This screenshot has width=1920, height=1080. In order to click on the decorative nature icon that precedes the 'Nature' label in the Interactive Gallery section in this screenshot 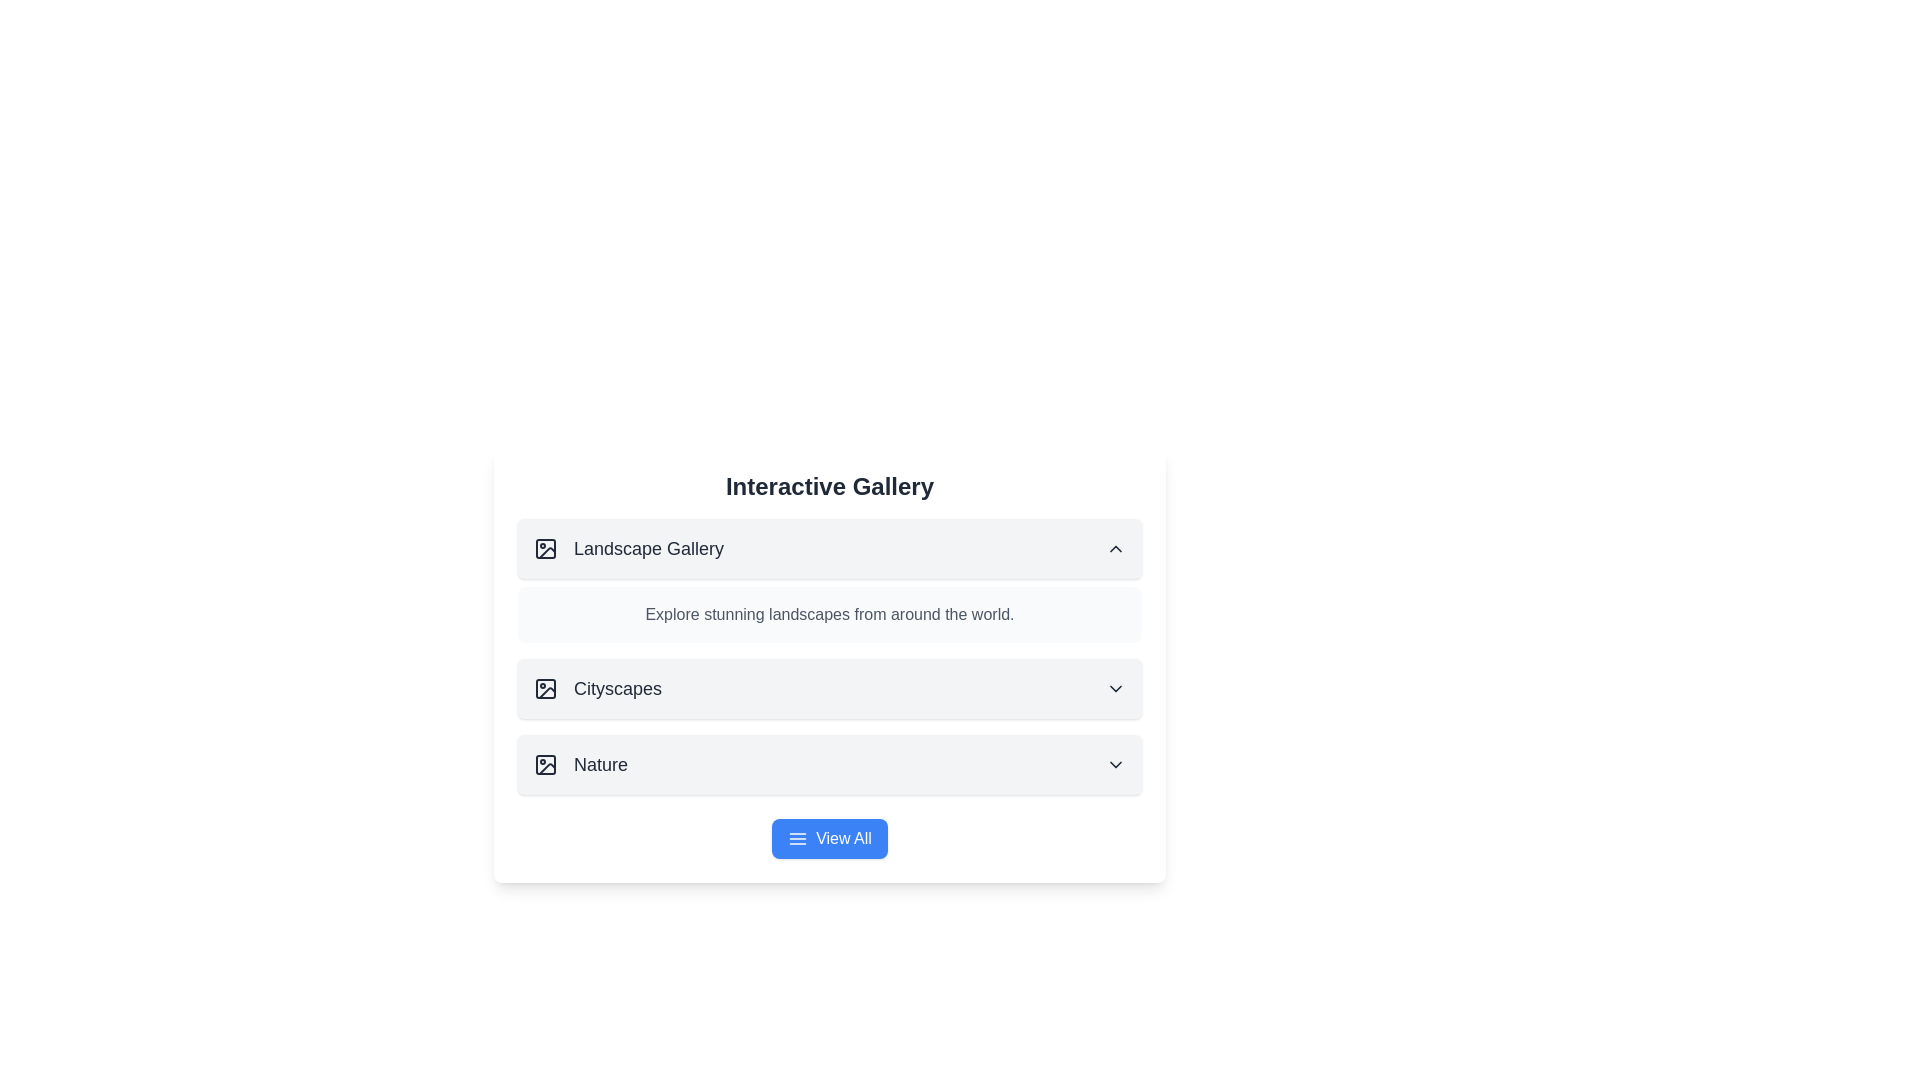, I will do `click(546, 764)`.